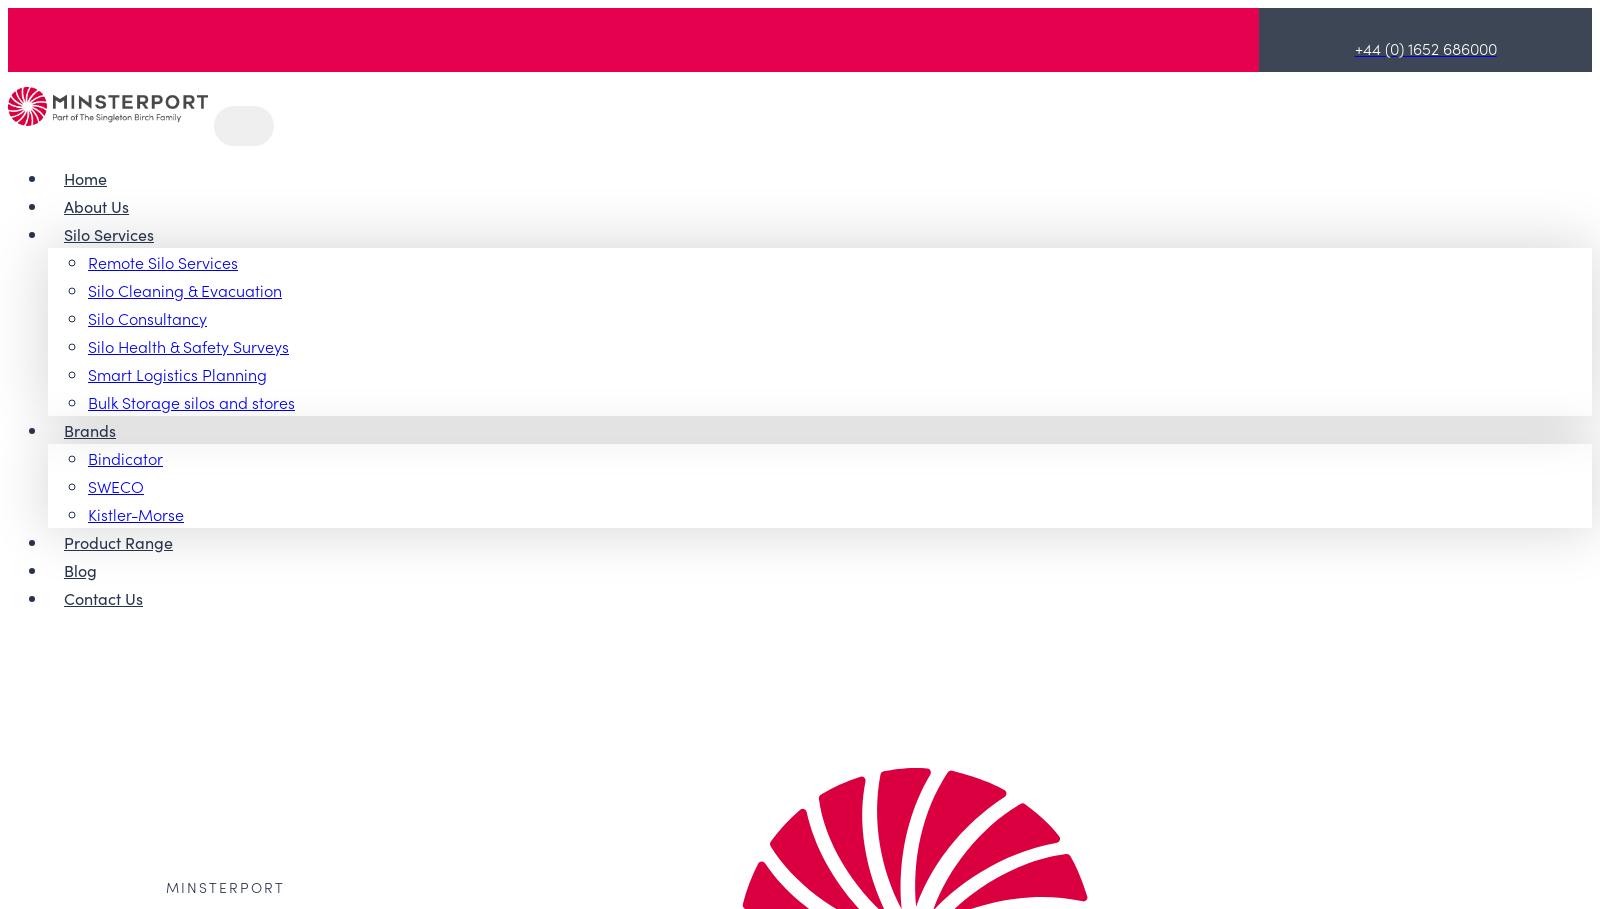  What do you see at coordinates (1352, 47) in the screenshot?
I see `'+44 (0) 1652 686000'` at bounding box center [1352, 47].